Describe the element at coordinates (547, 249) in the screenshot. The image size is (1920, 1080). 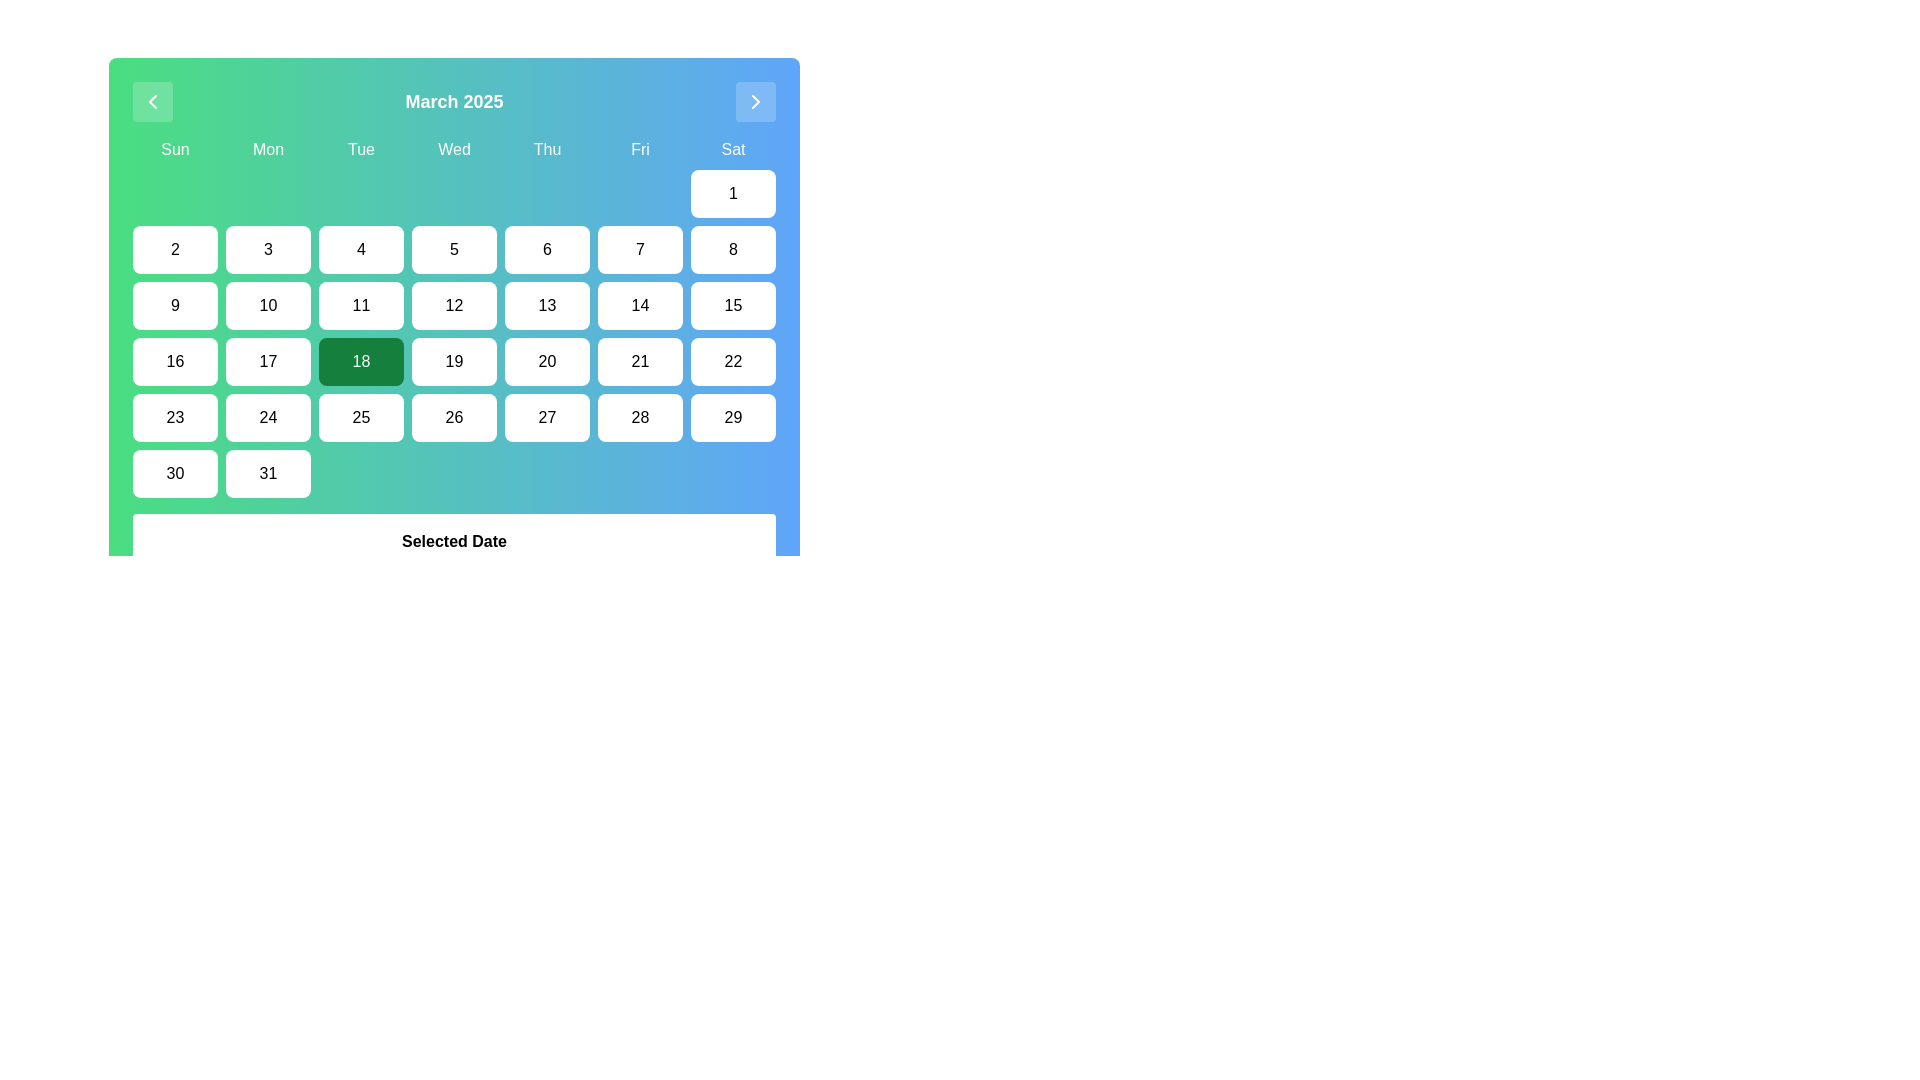
I see `the rounded rectangular button displaying the number '6' located under the 'Thu' header in the calendar grid` at that location.